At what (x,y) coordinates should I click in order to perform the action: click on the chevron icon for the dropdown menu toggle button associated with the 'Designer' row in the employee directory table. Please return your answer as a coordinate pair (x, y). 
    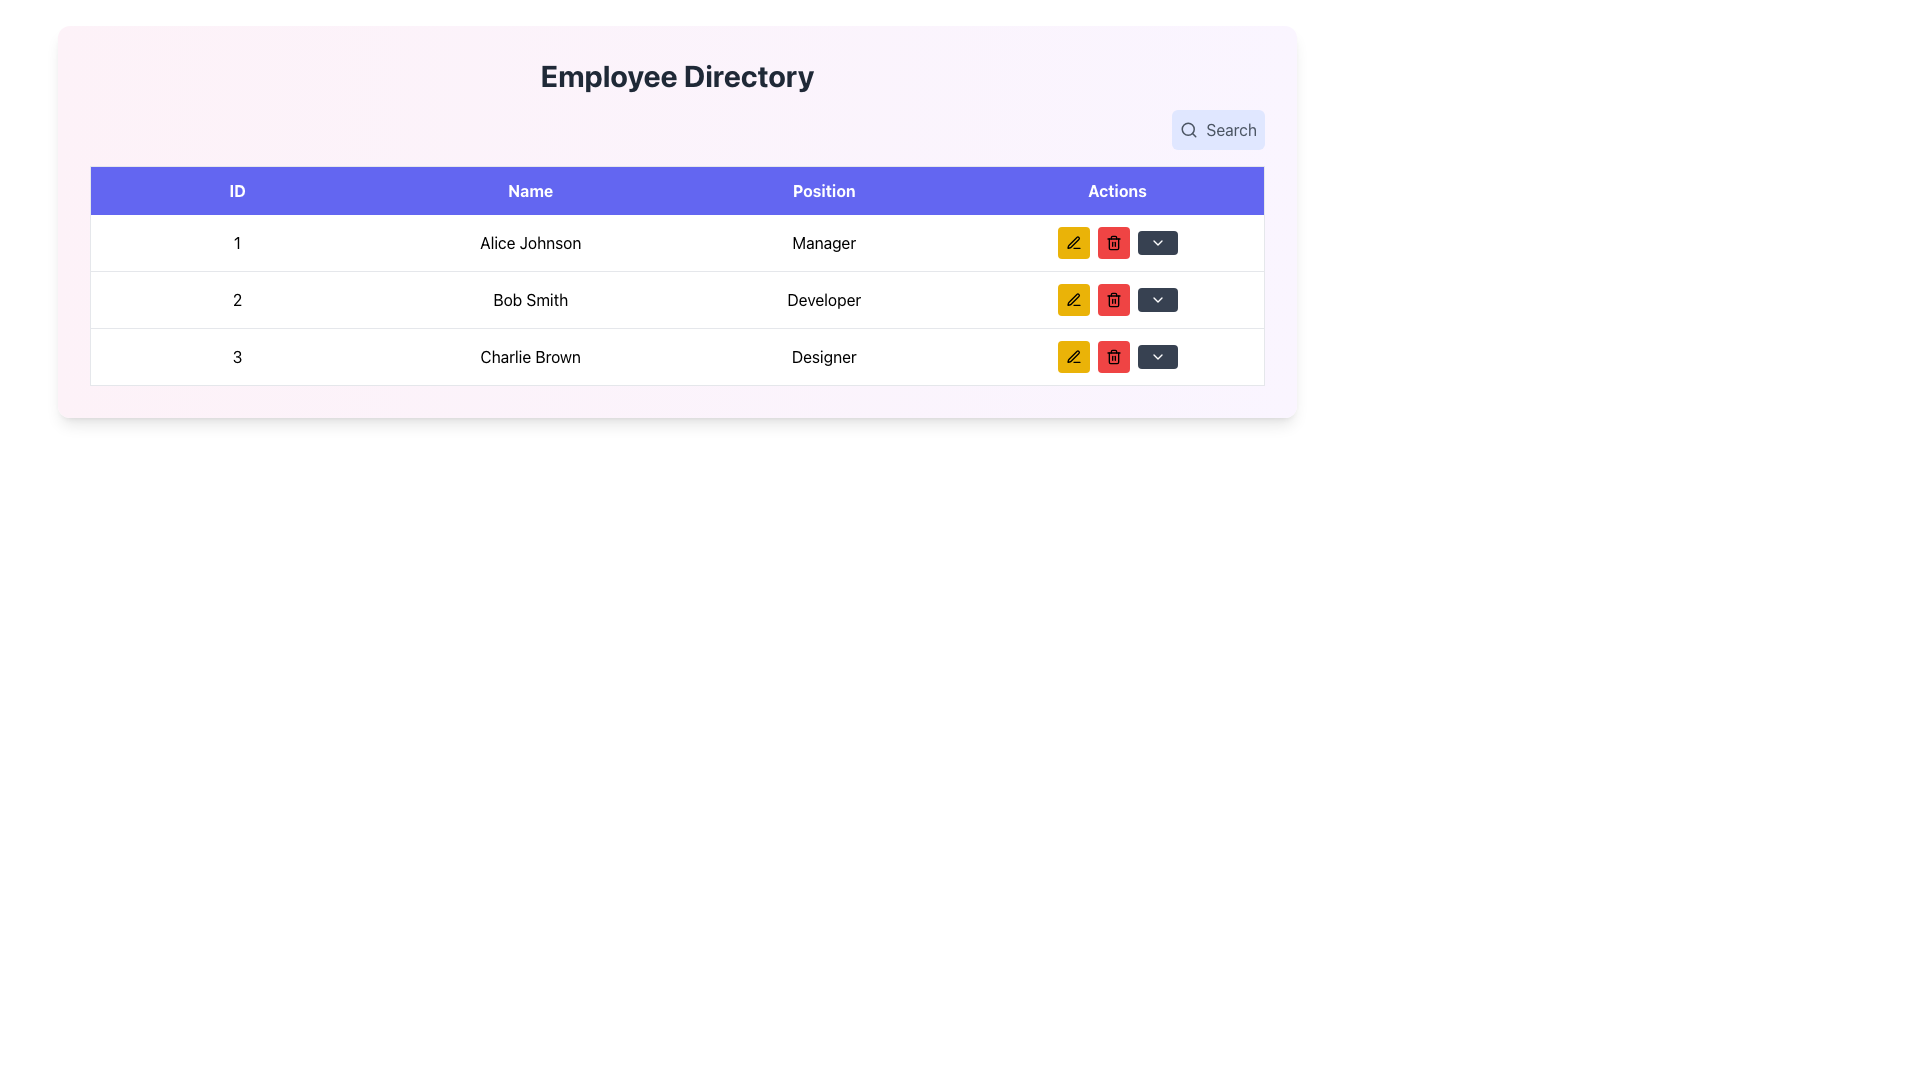
    Looking at the image, I should click on (1157, 242).